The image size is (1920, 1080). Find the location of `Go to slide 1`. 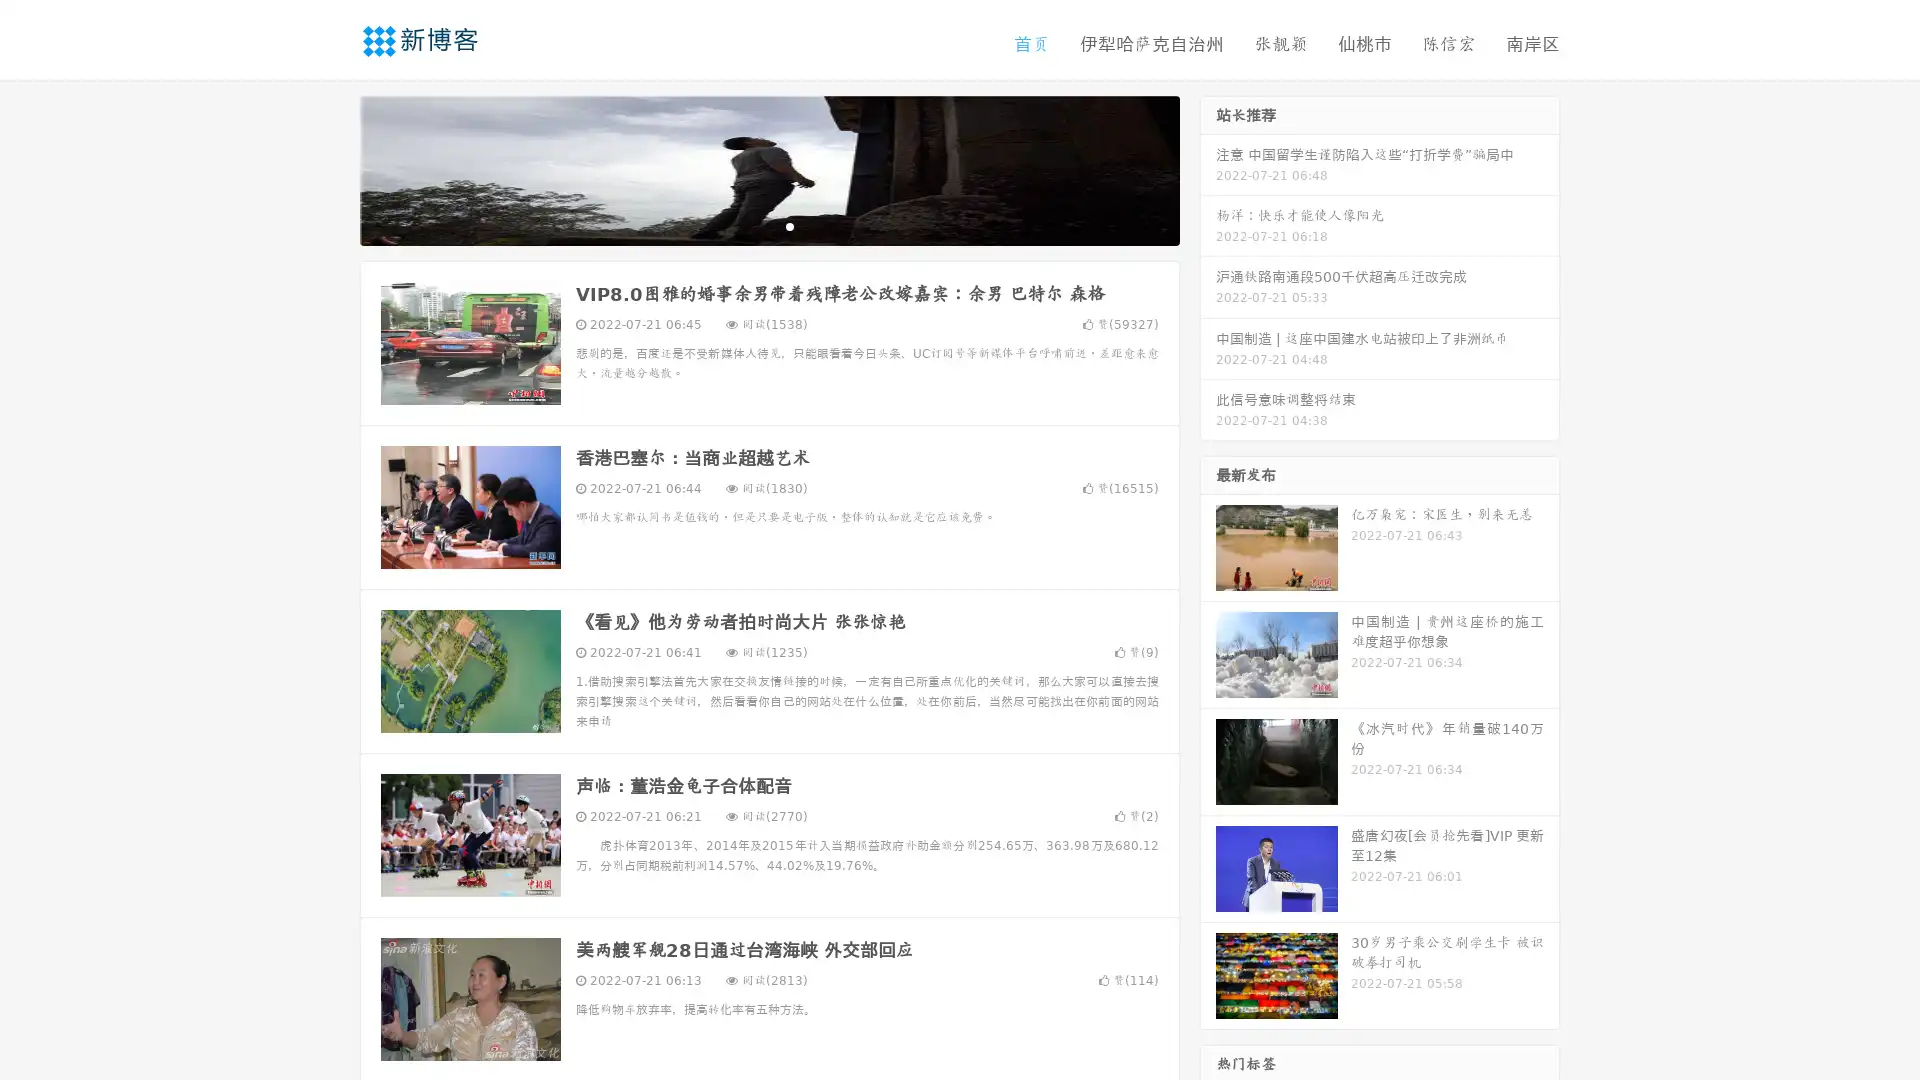

Go to slide 1 is located at coordinates (748, 225).